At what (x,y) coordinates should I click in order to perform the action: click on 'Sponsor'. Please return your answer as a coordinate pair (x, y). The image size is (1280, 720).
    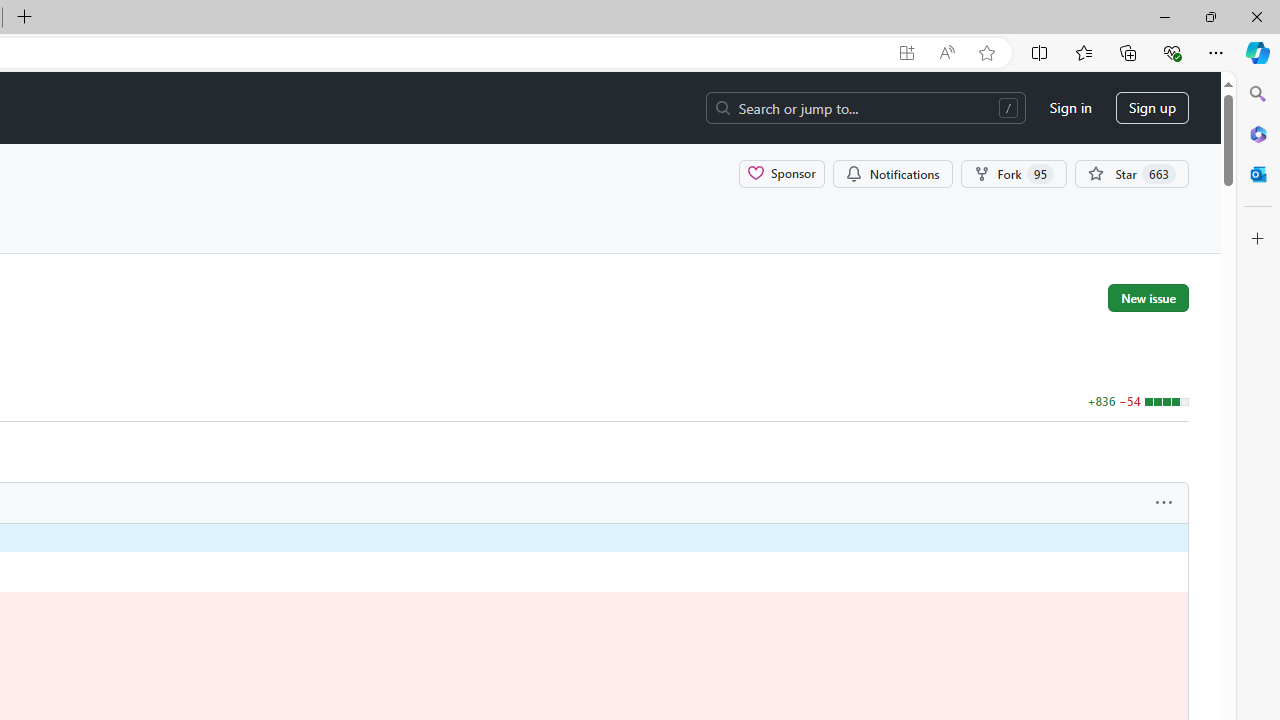
    Looking at the image, I should click on (781, 172).